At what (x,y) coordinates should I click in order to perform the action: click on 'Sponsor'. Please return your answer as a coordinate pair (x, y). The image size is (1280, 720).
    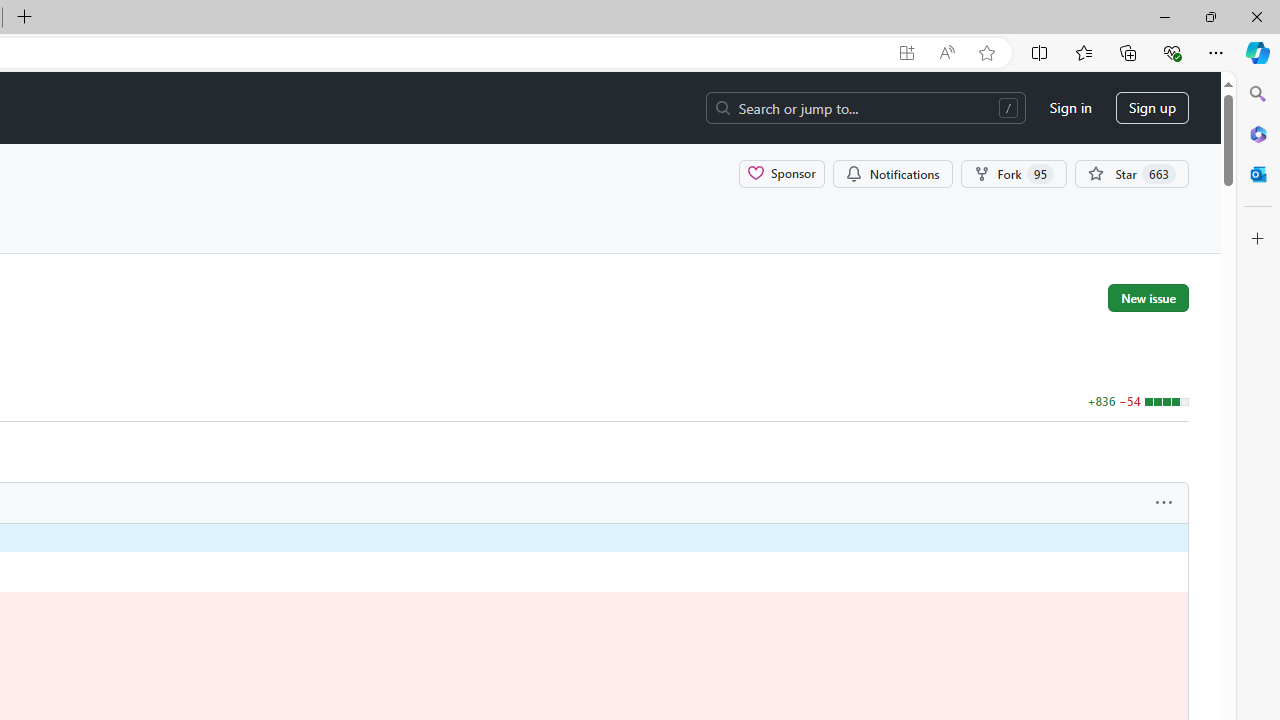
    Looking at the image, I should click on (781, 172).